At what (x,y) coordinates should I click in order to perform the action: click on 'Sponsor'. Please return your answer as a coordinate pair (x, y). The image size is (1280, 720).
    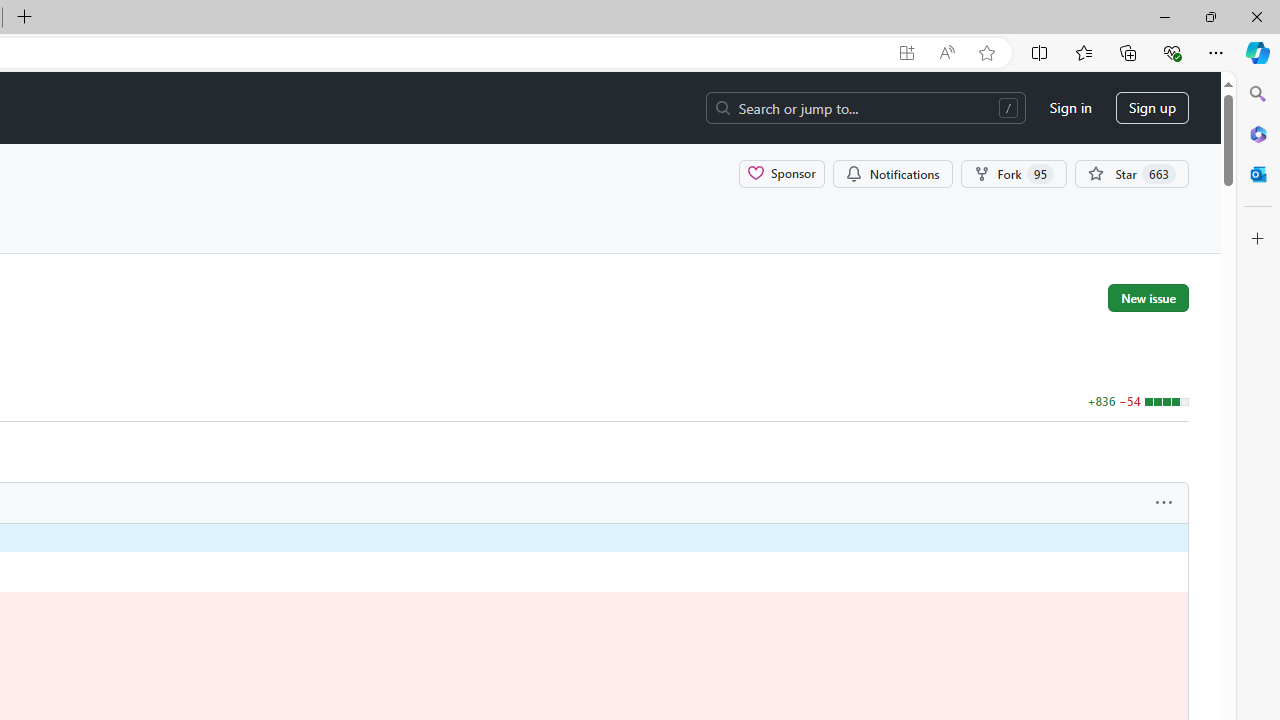
    Looking at the image, I should click on (781, 172).